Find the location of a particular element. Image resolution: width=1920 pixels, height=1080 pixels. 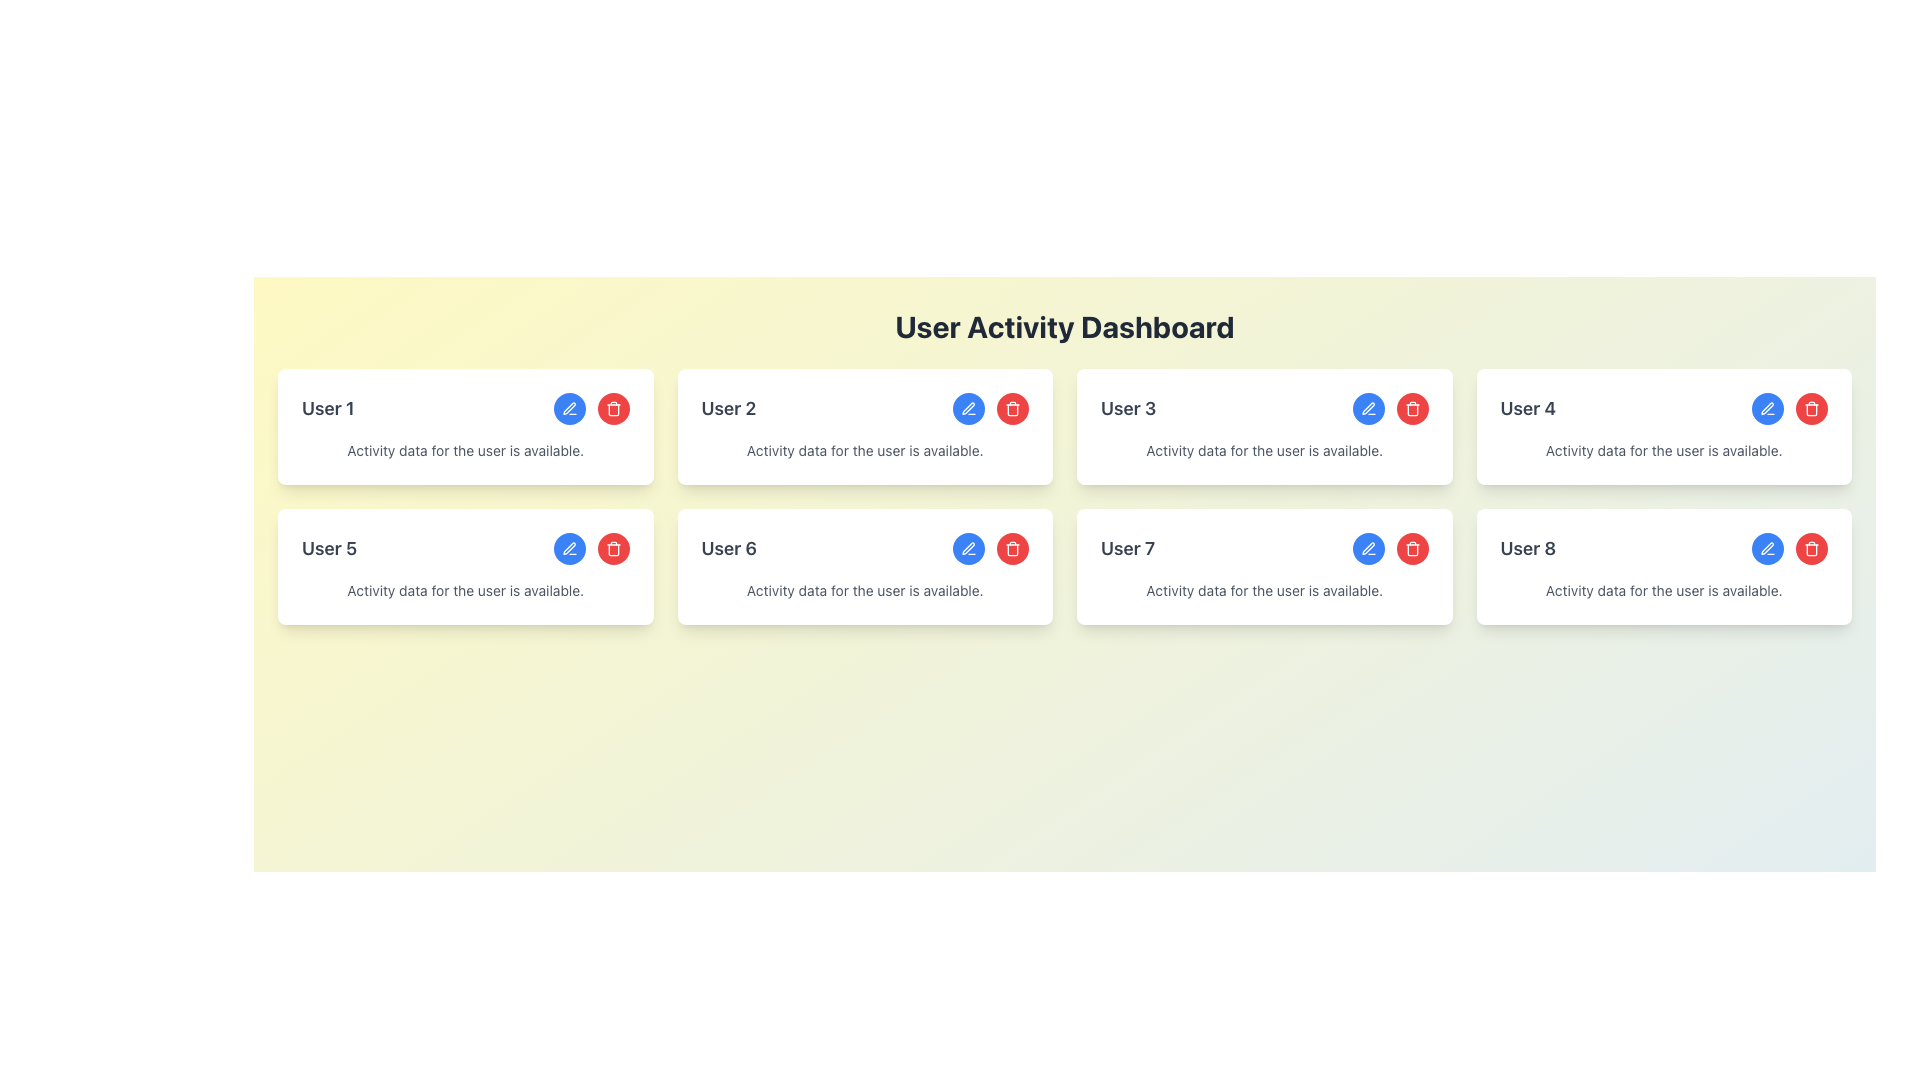

text from the Text Label element displaying 'User Activity Dashboard', which is bold and centered at the top of the interface is located at coordinates (1064, 326).